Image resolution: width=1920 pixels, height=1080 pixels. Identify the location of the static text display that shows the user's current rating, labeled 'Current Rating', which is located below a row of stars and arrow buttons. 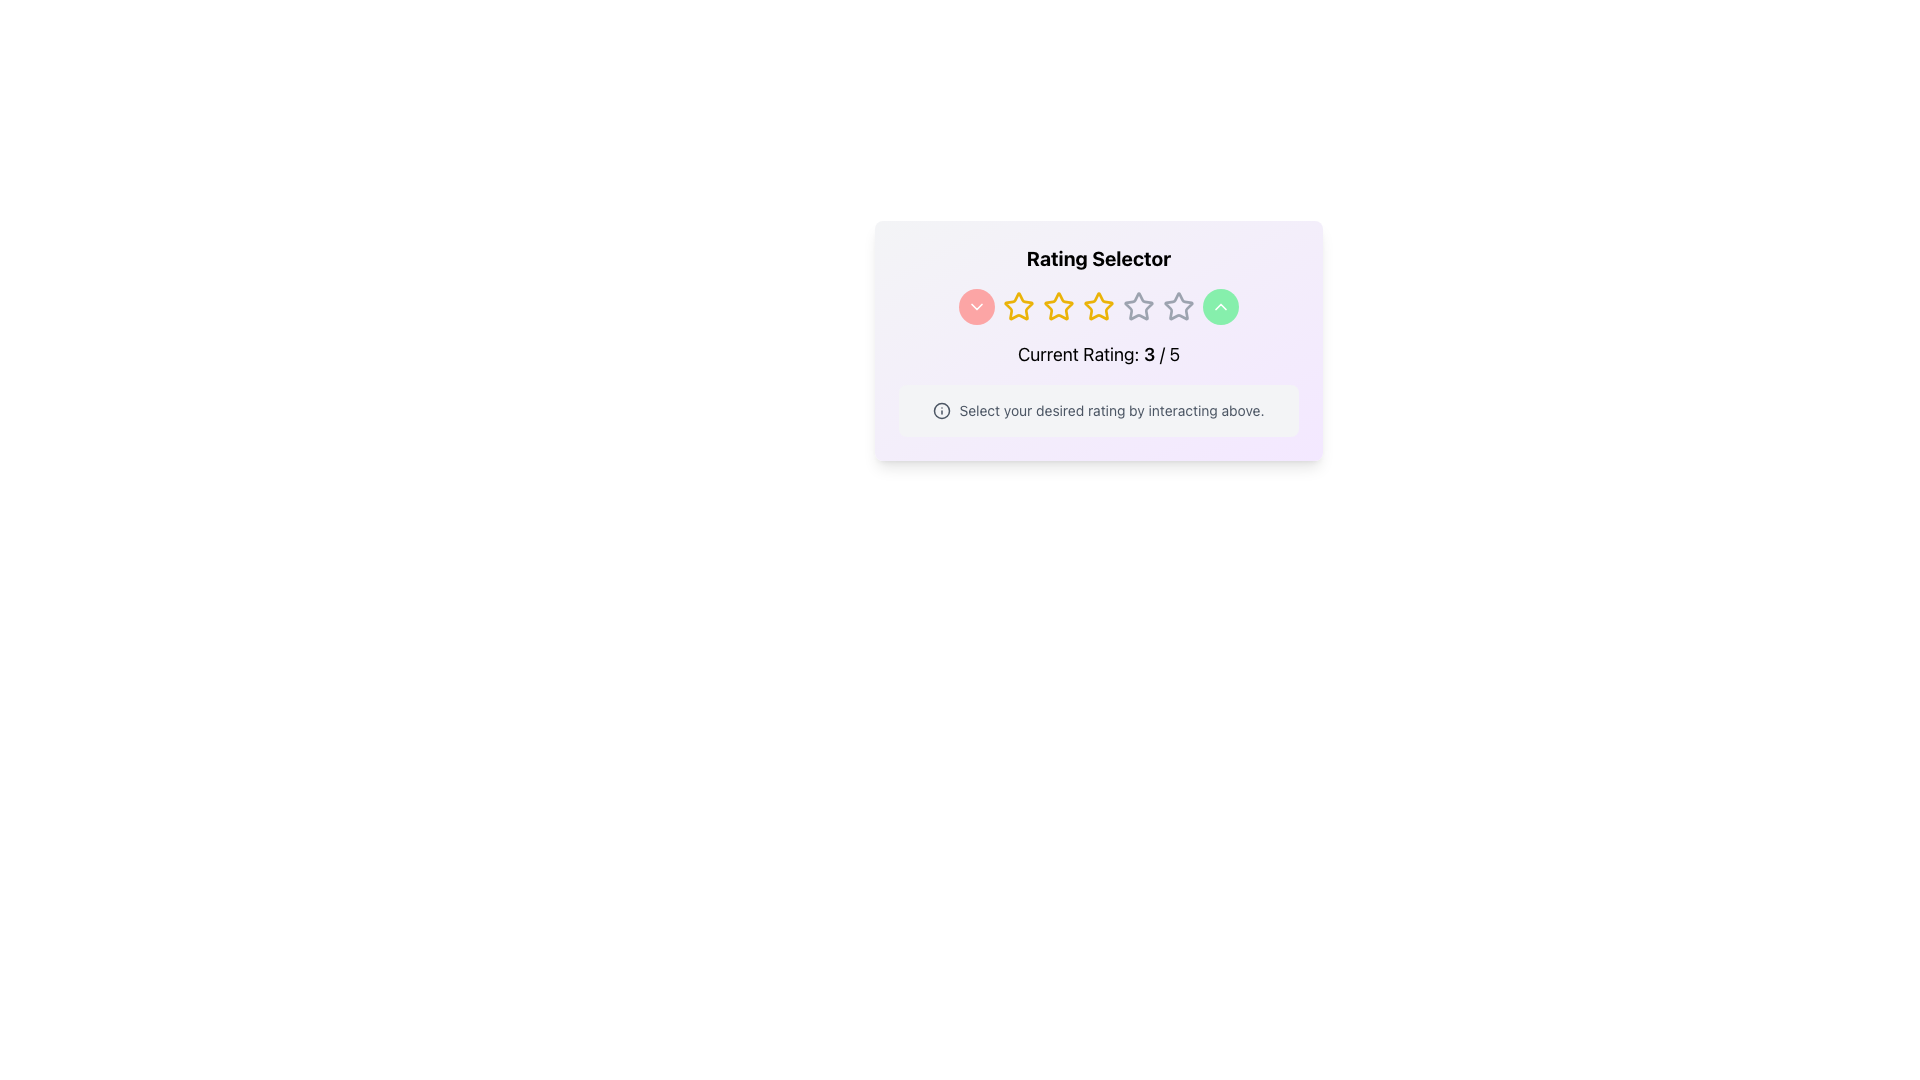
(1098, 353).